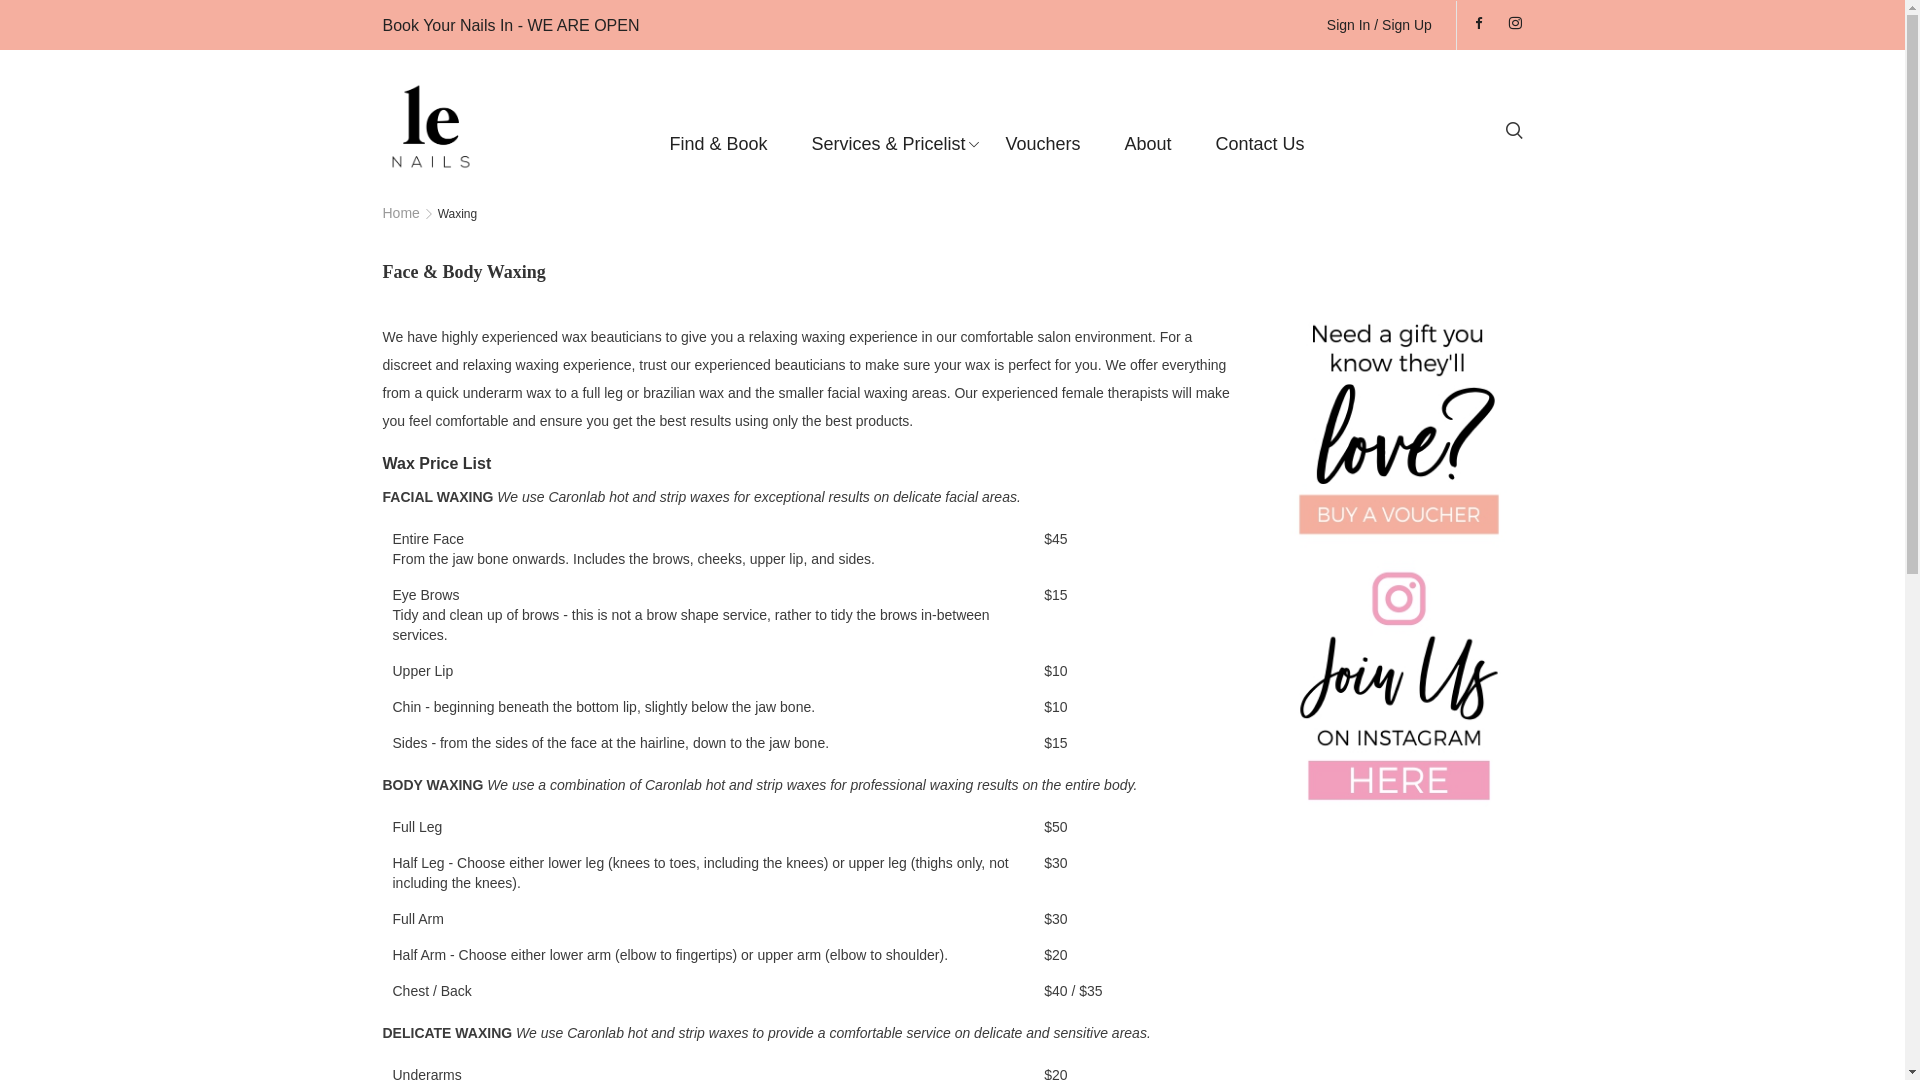 This screenshot has height=1080, width=1920. What do you see at coordinates (719, 143) in the screenshot?
I see `'Find & Book'` at bounding box center [719, 143].